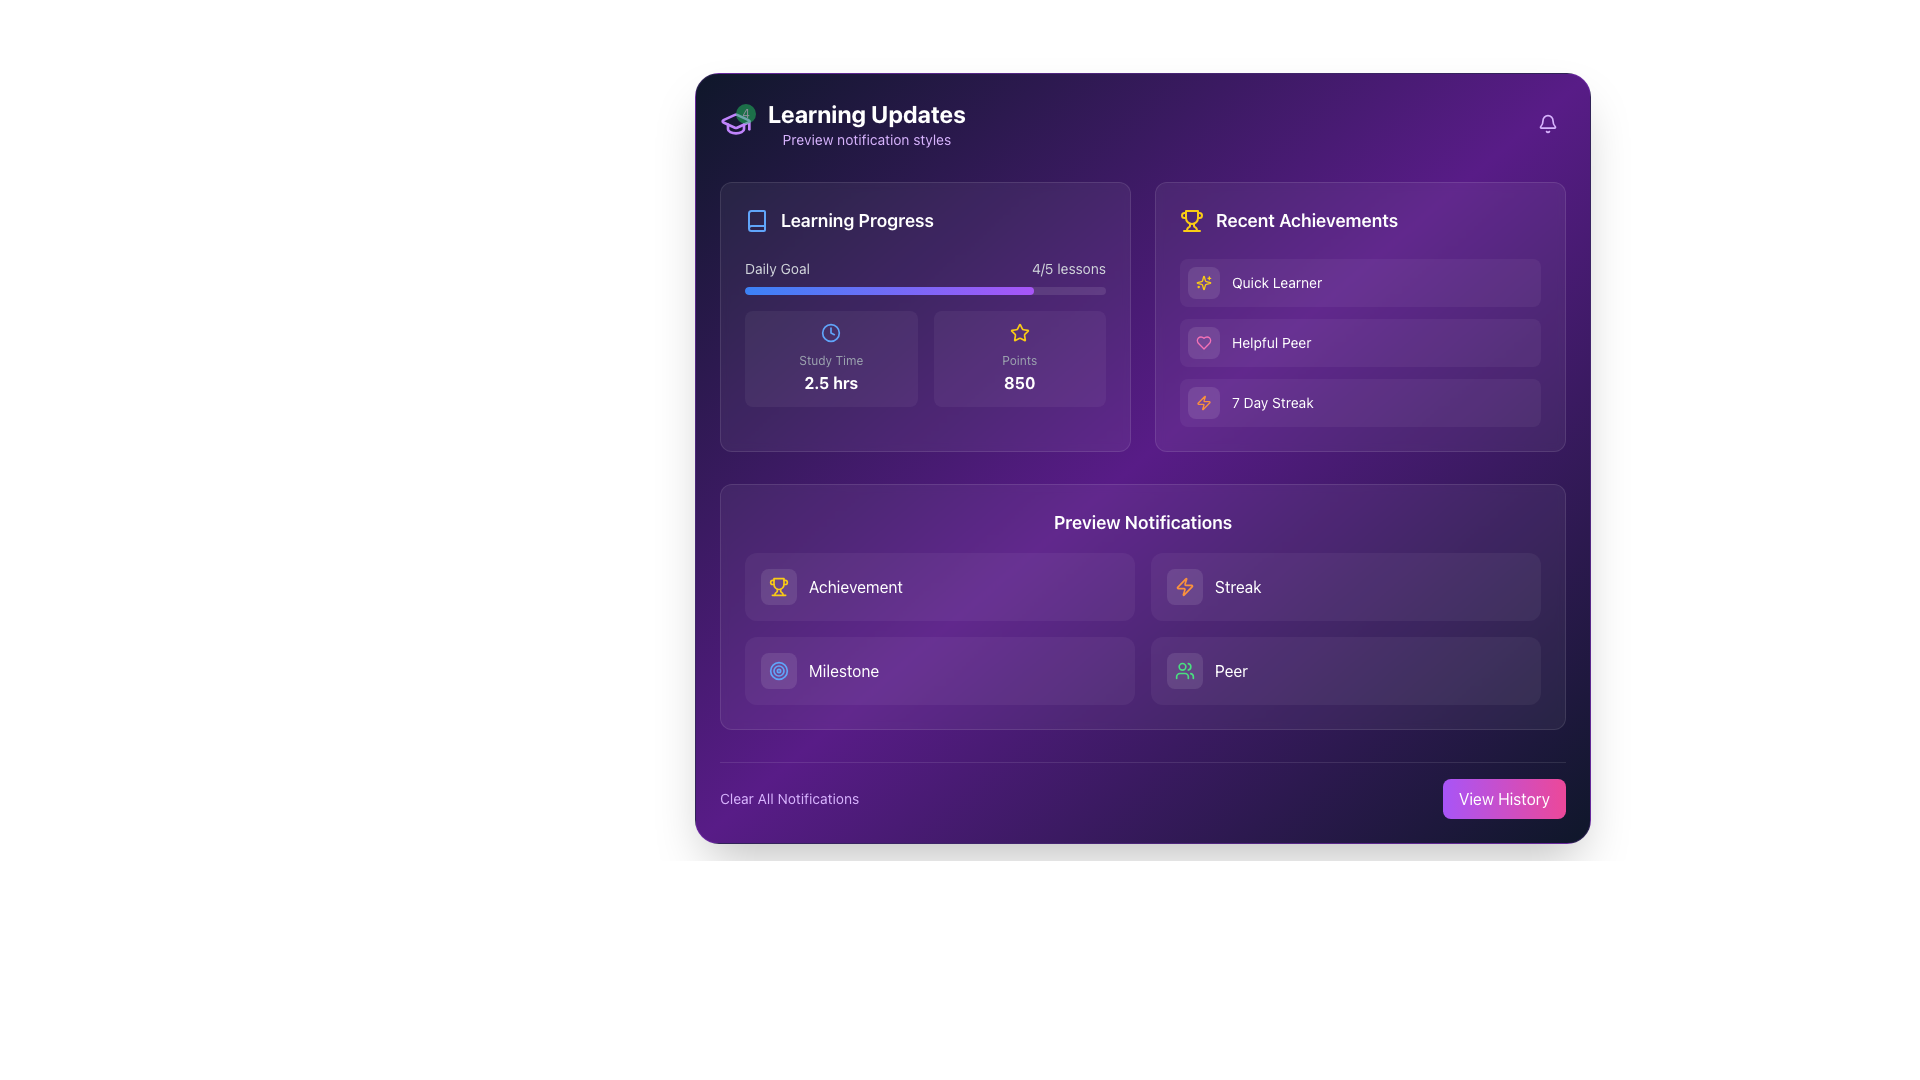 The width and height of the screenshot is (1920, 1080). Describe the element at coordinates (756, 220) in the screenshot. I see `the blue book icon located to the left of the 'Learning Progress' heading in the 'Learning Updates' section` at that location.